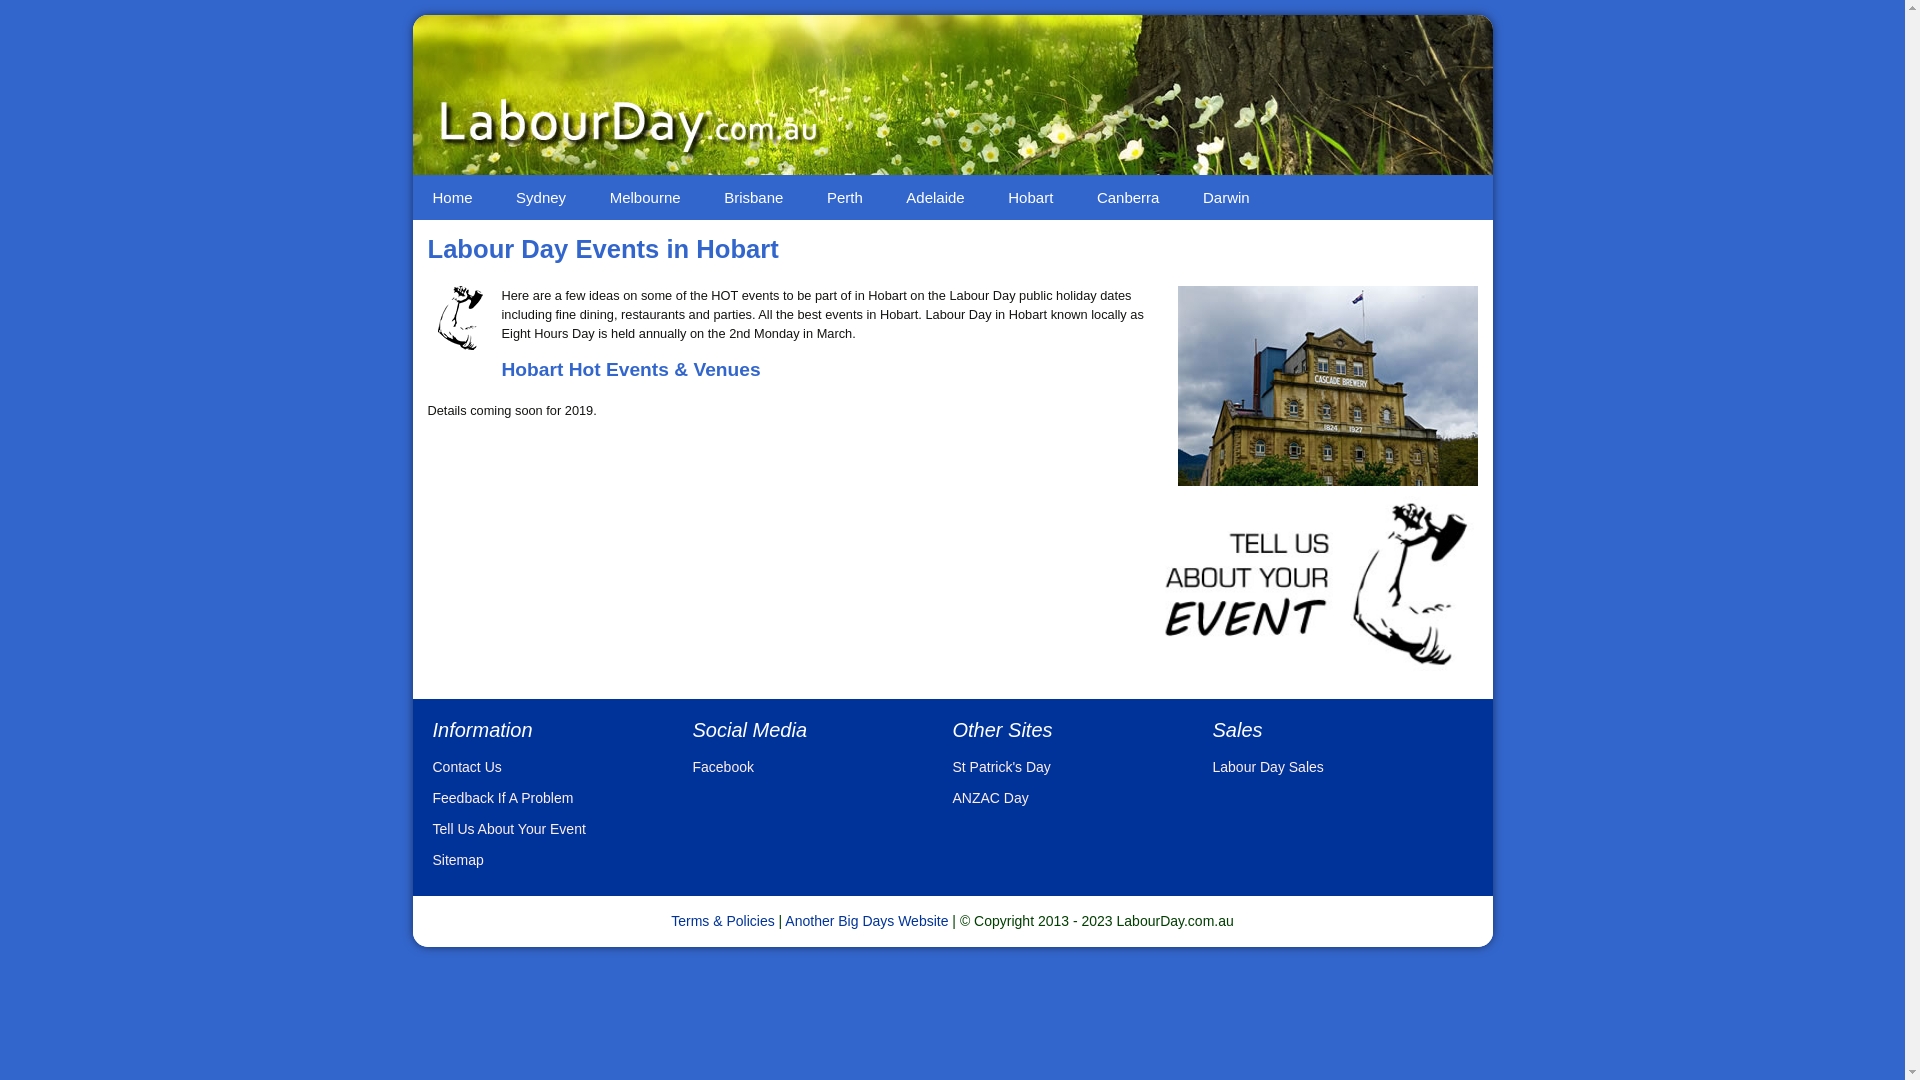 Image resolution: width=1920 pixels, height=1080 pixels. Describe the element at coordinates (508, 829) in the screenshot. I see `'Tell Us About Your Event'` at that location.